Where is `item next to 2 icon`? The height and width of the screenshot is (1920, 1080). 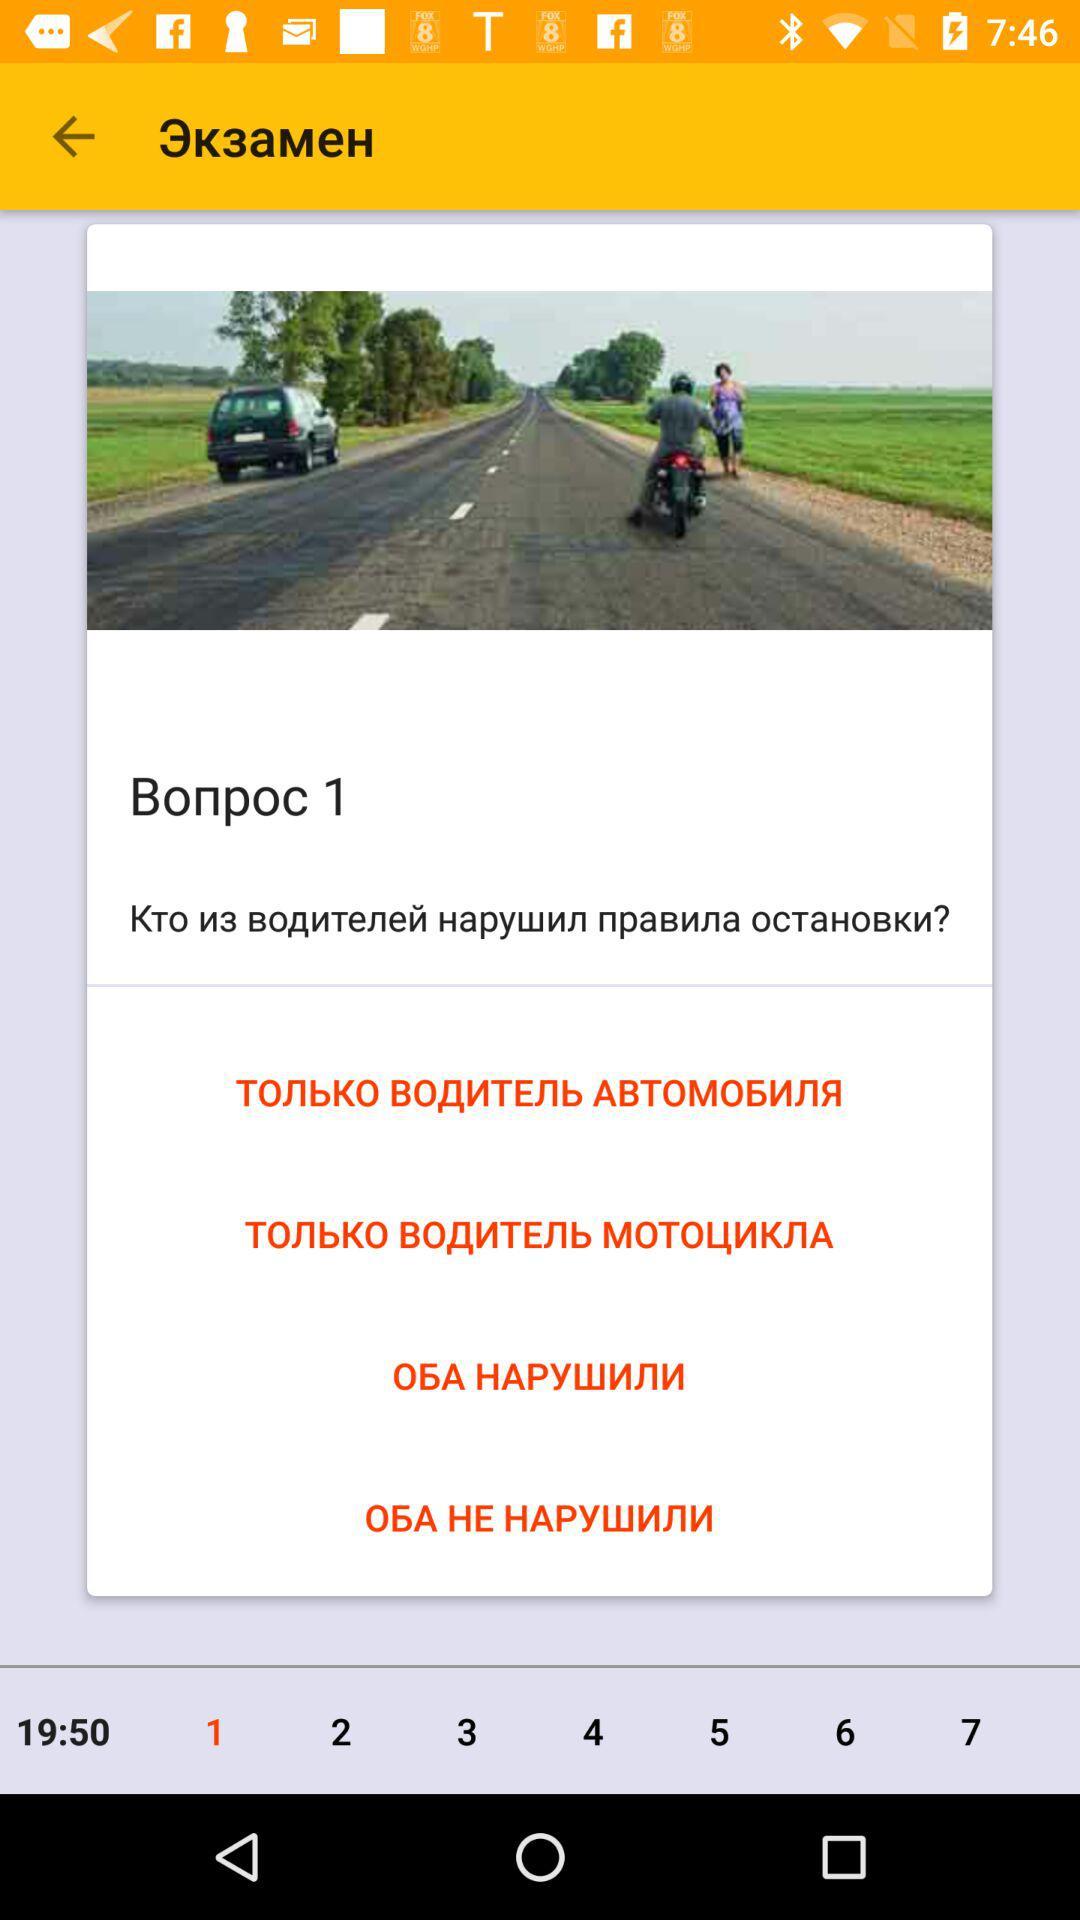 item next to 2 icon is located at coordinates (467, 1730).